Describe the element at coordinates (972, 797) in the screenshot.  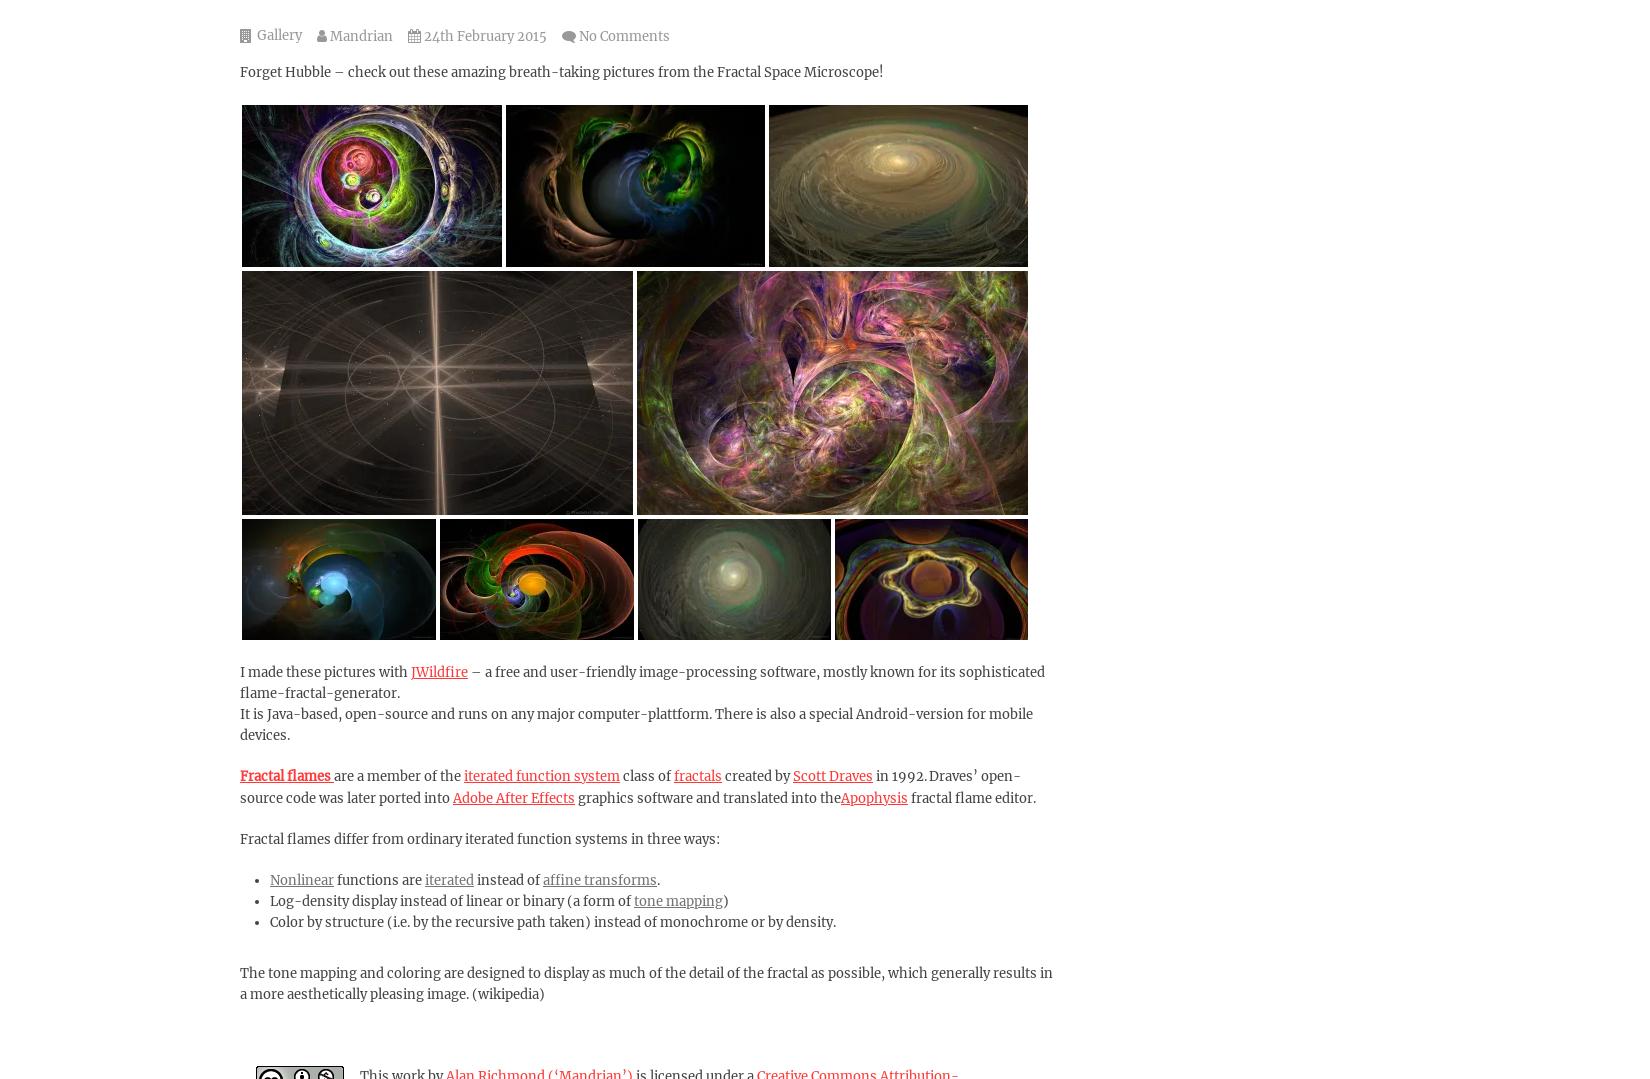
I see `'fractal flame editor.'` at that location.